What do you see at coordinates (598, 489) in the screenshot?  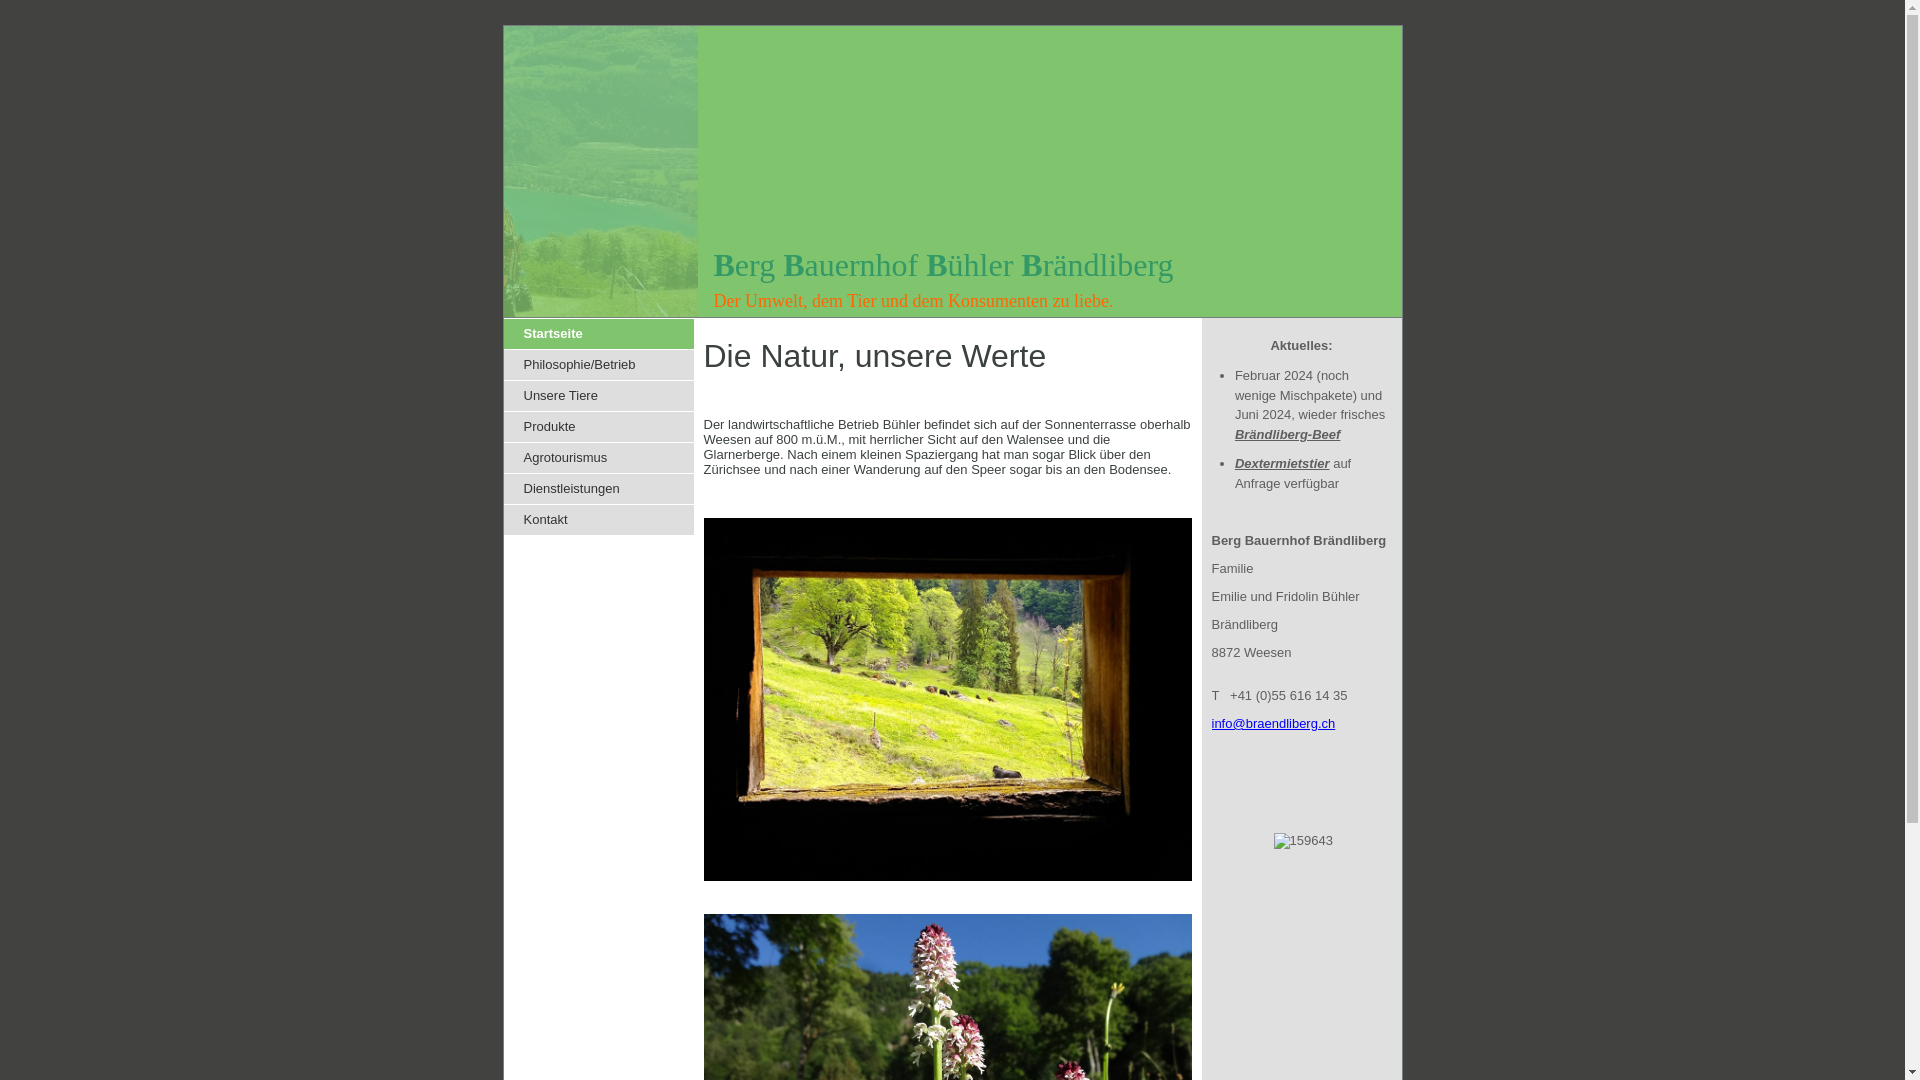 I see `'Dienstleistungen'` at bounding box center [598, 489].